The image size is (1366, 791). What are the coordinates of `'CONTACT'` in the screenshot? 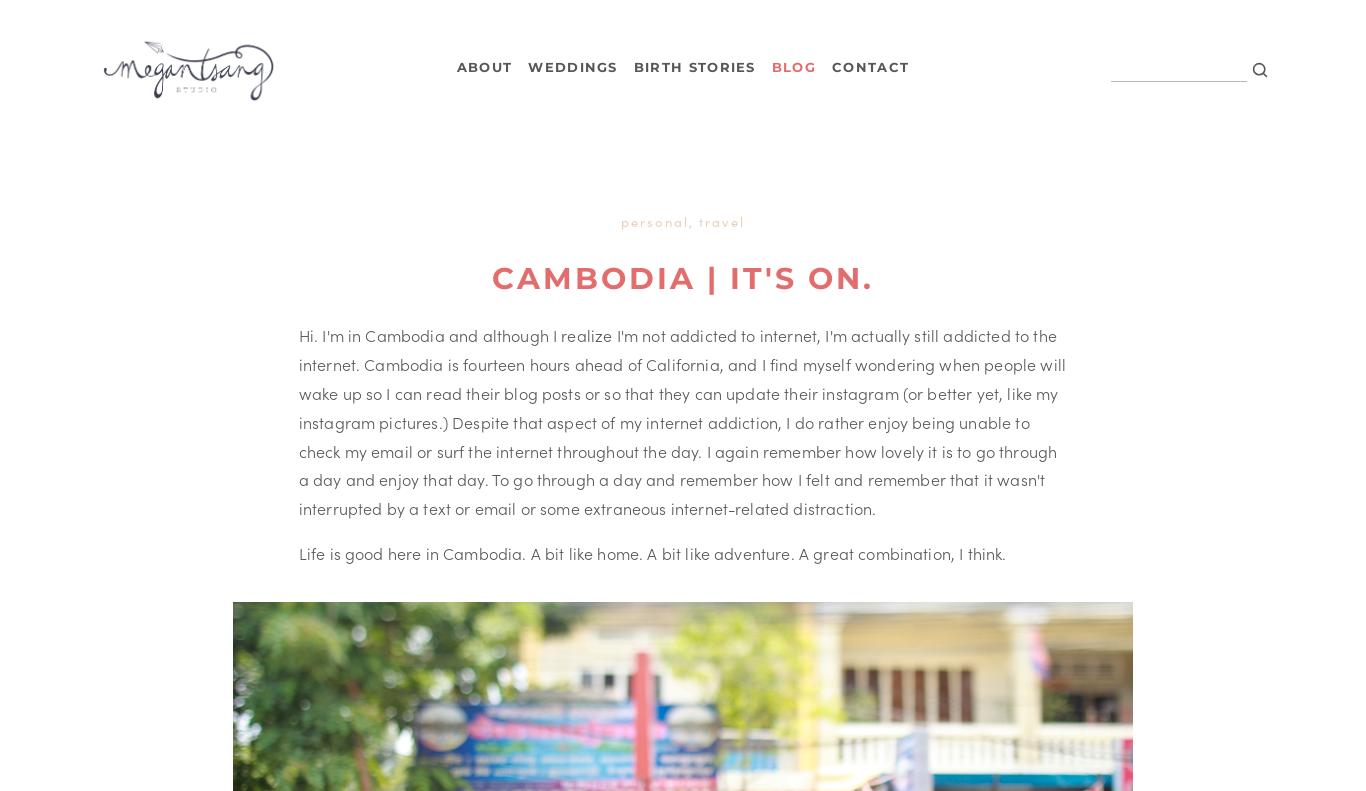 It's located at (869, 66).